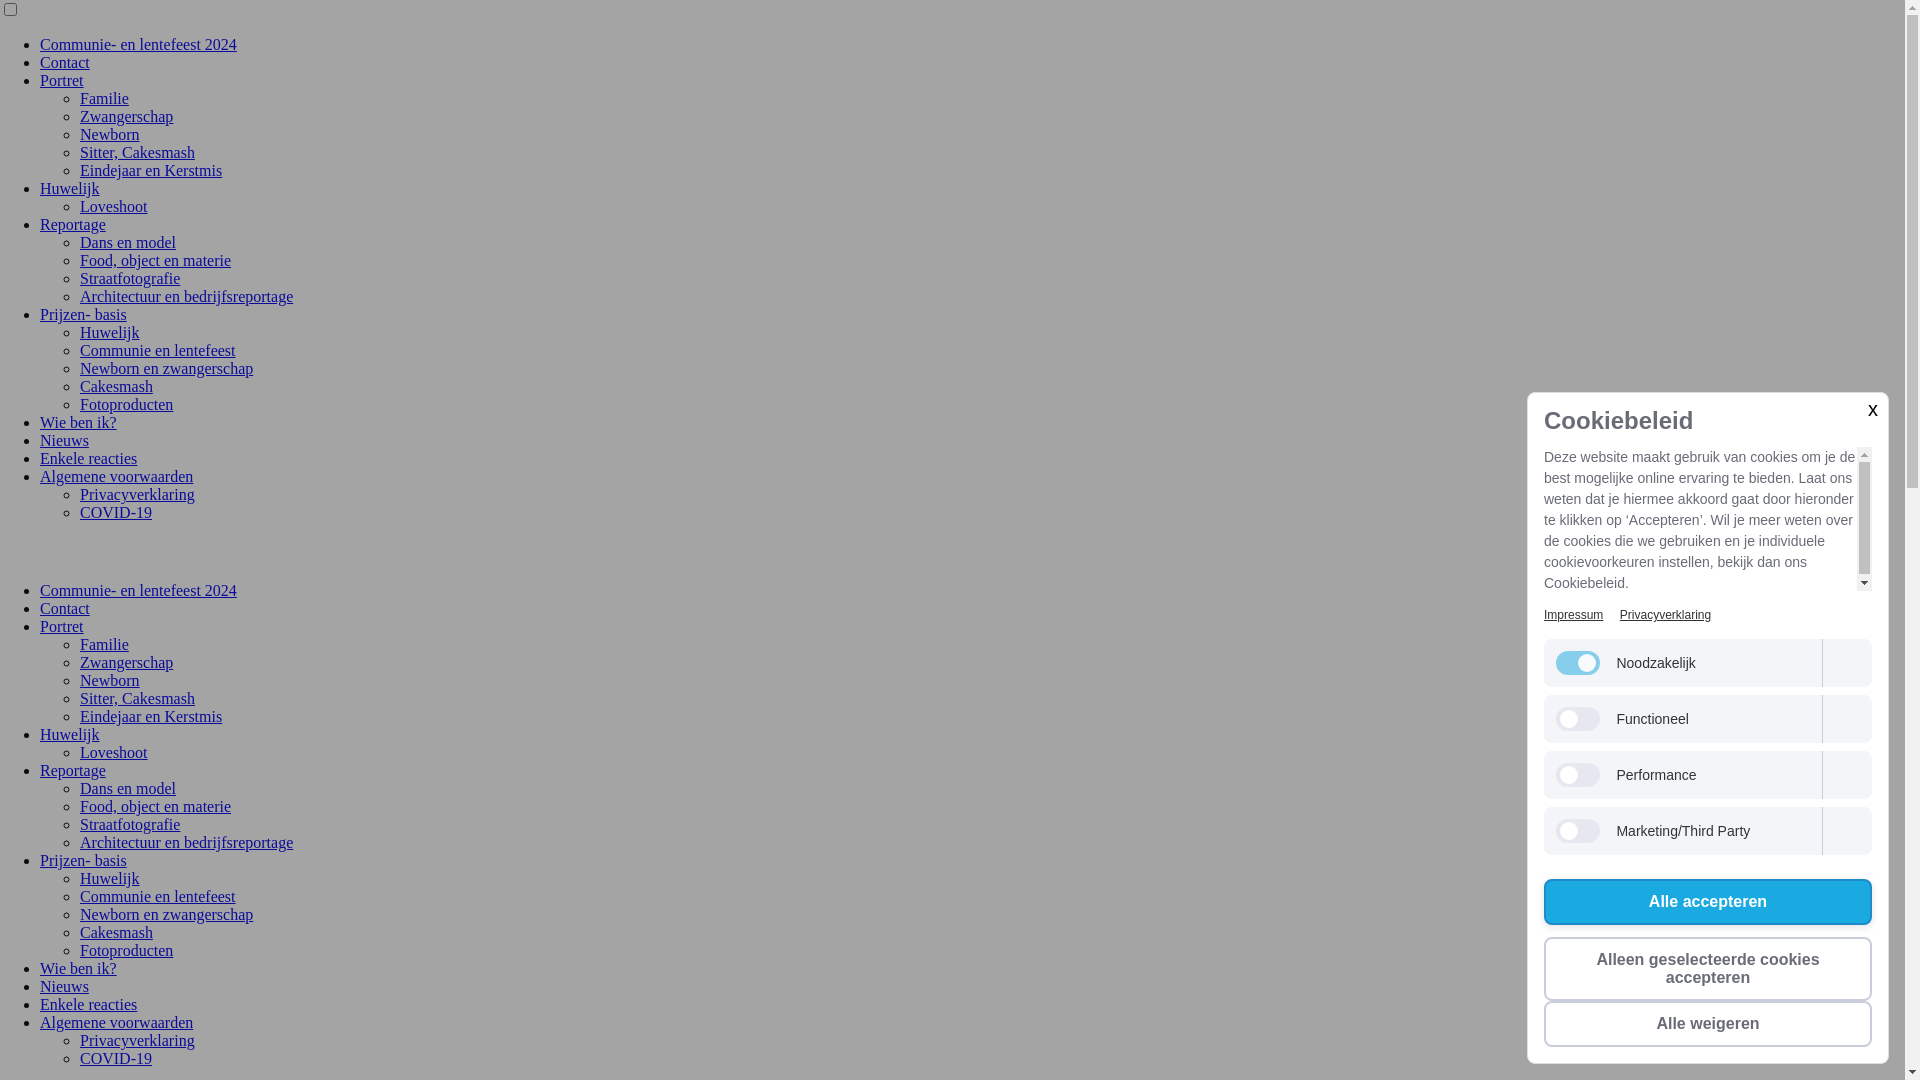  What do you see at coordinates (115, 386) in the screenshot?
I see `'Cakesmash'` at bounding box center [115, 386].